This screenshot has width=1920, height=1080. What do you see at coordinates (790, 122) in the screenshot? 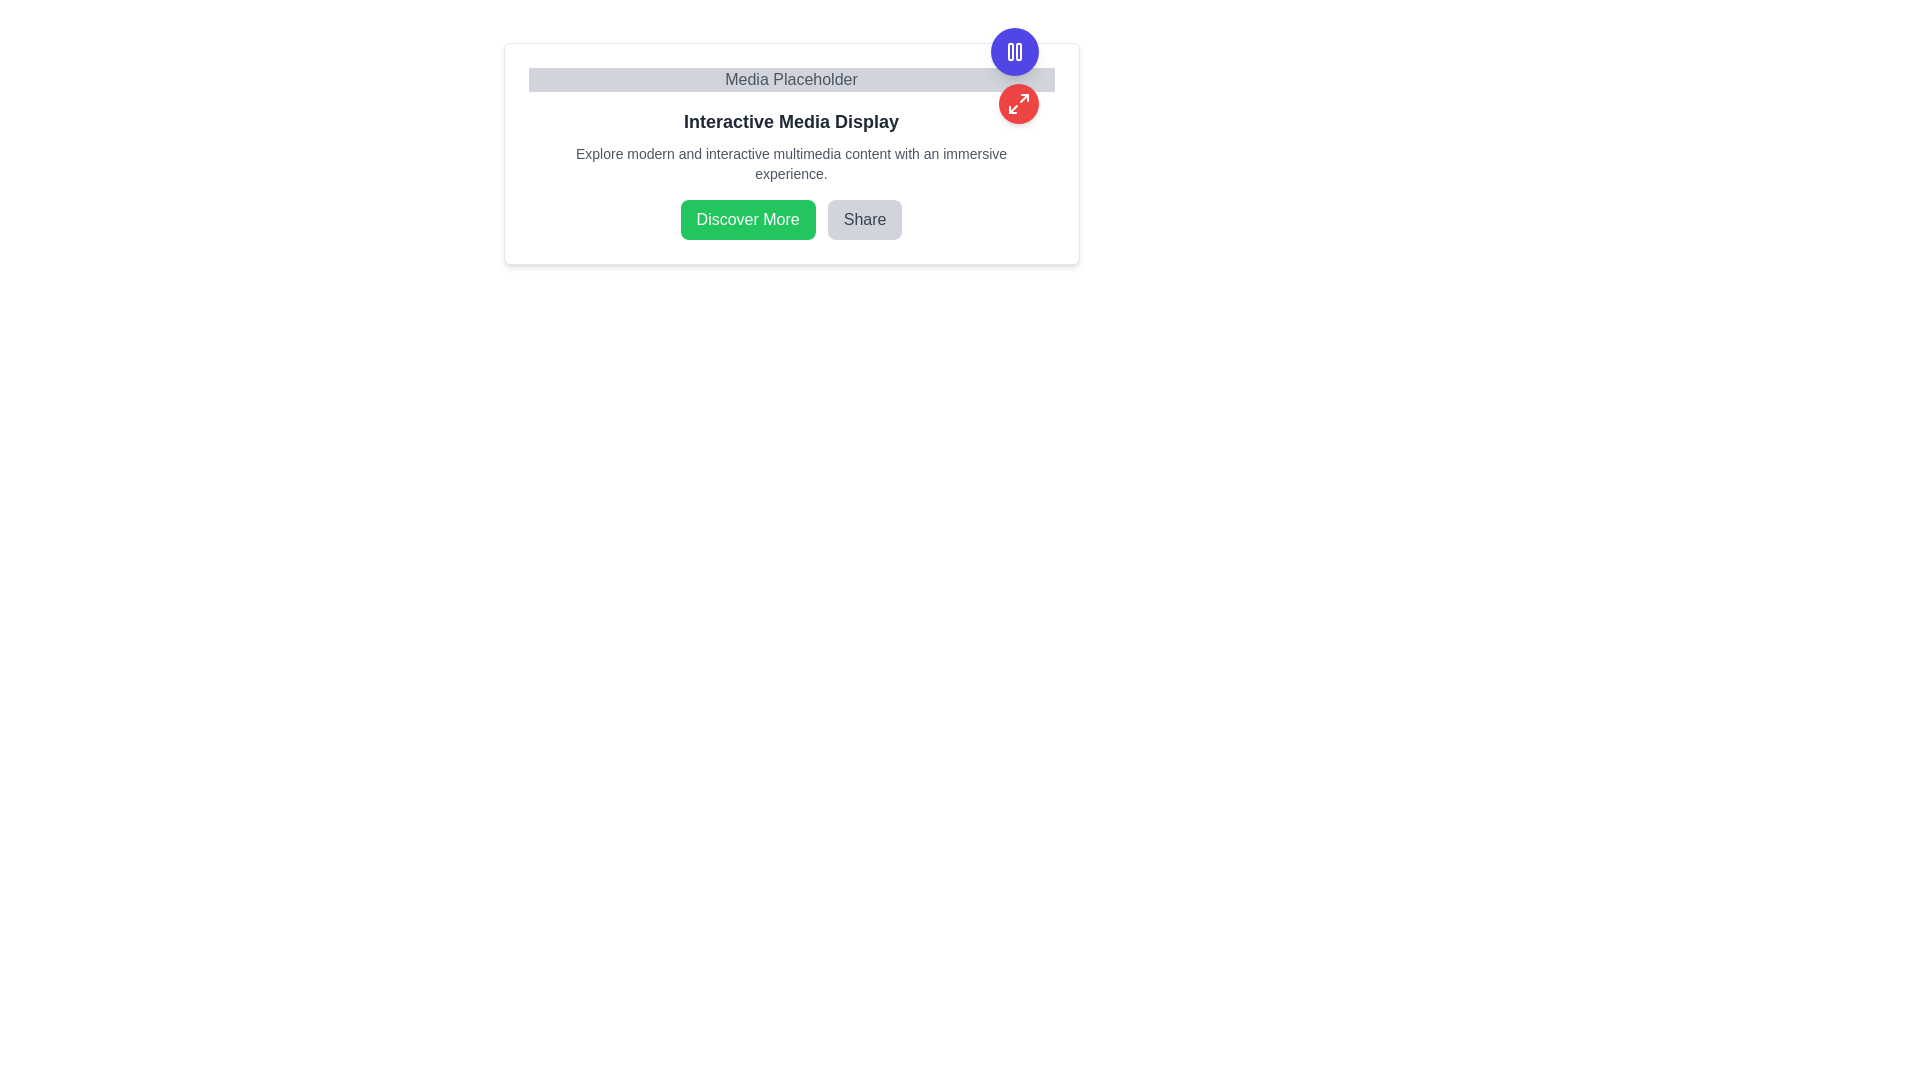
I see `displayed title 'Interactive Media Display' which is bold, large, and centered, positioned within a white background below 'Media Placeholder'` at bounding box center [790, 122].